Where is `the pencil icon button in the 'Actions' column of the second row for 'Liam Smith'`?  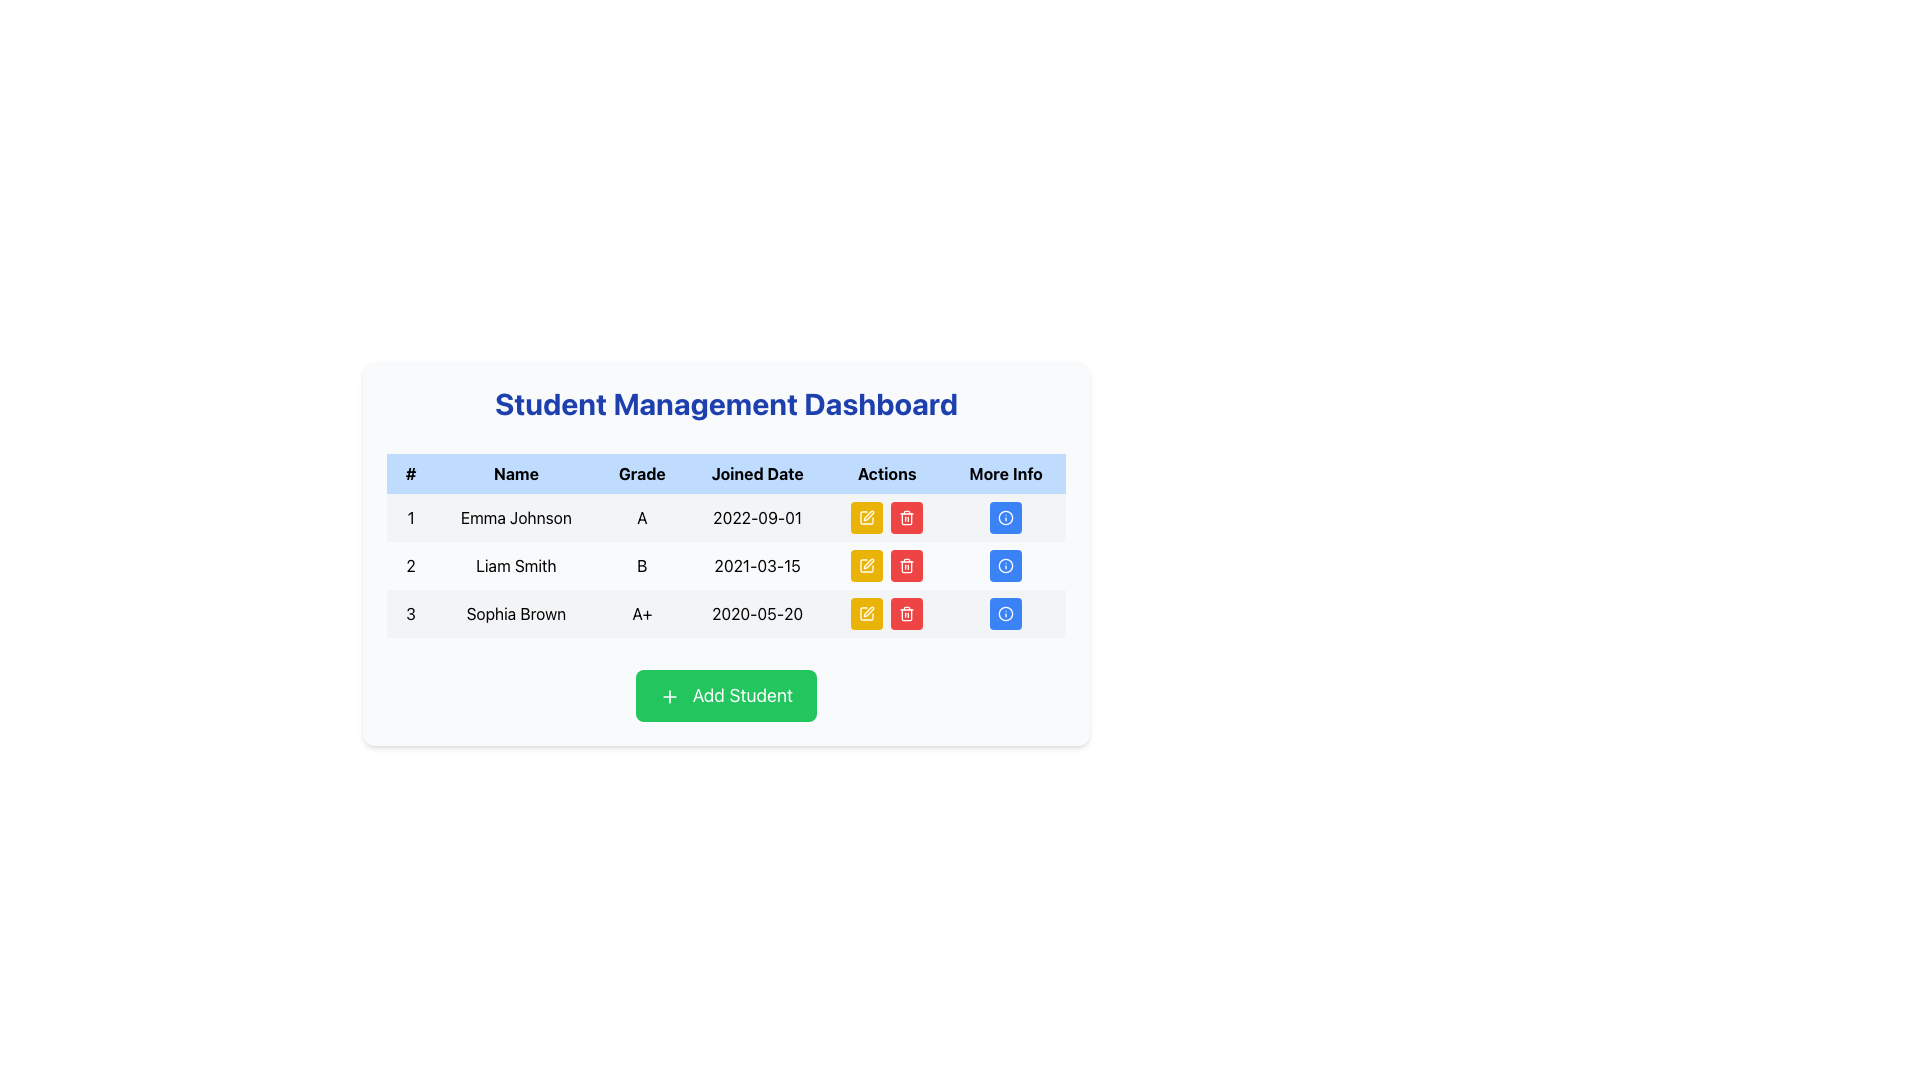 the pencil icon button in the 'Actions' column of the second row for 'Liam Smith' is located at coordinates (867, 566).